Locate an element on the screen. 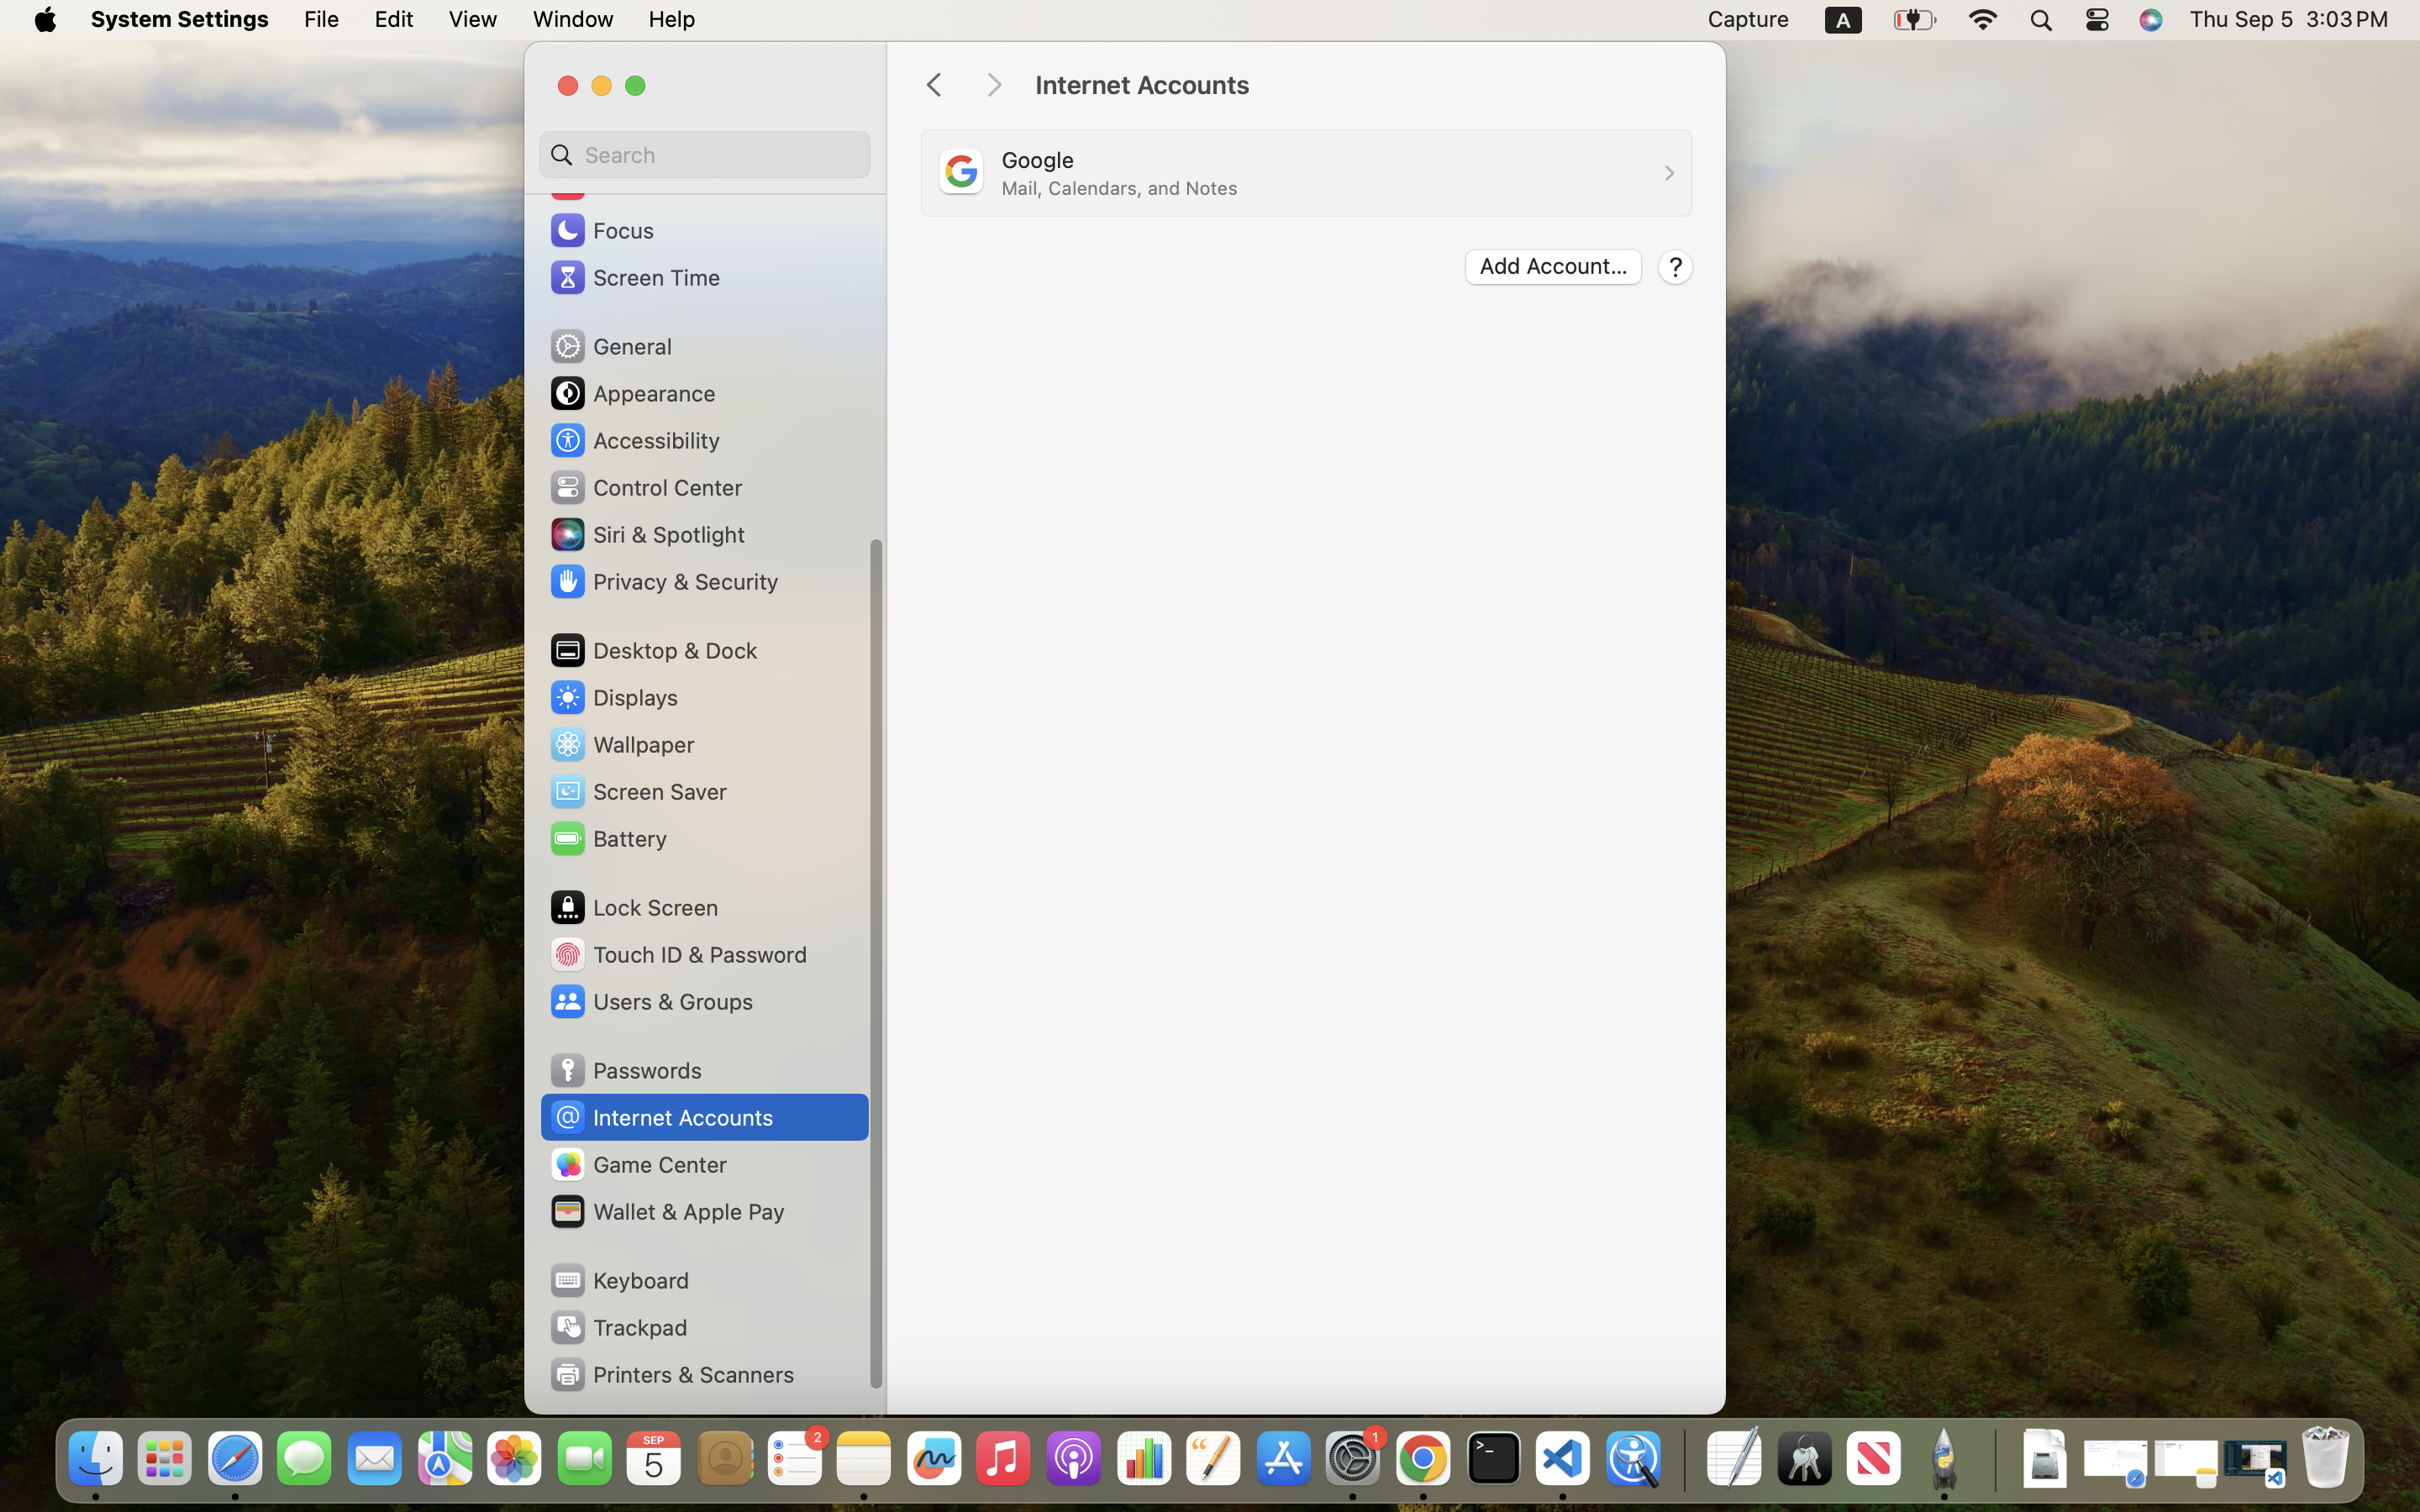  'Battery' is located at coordinates (607, 837).